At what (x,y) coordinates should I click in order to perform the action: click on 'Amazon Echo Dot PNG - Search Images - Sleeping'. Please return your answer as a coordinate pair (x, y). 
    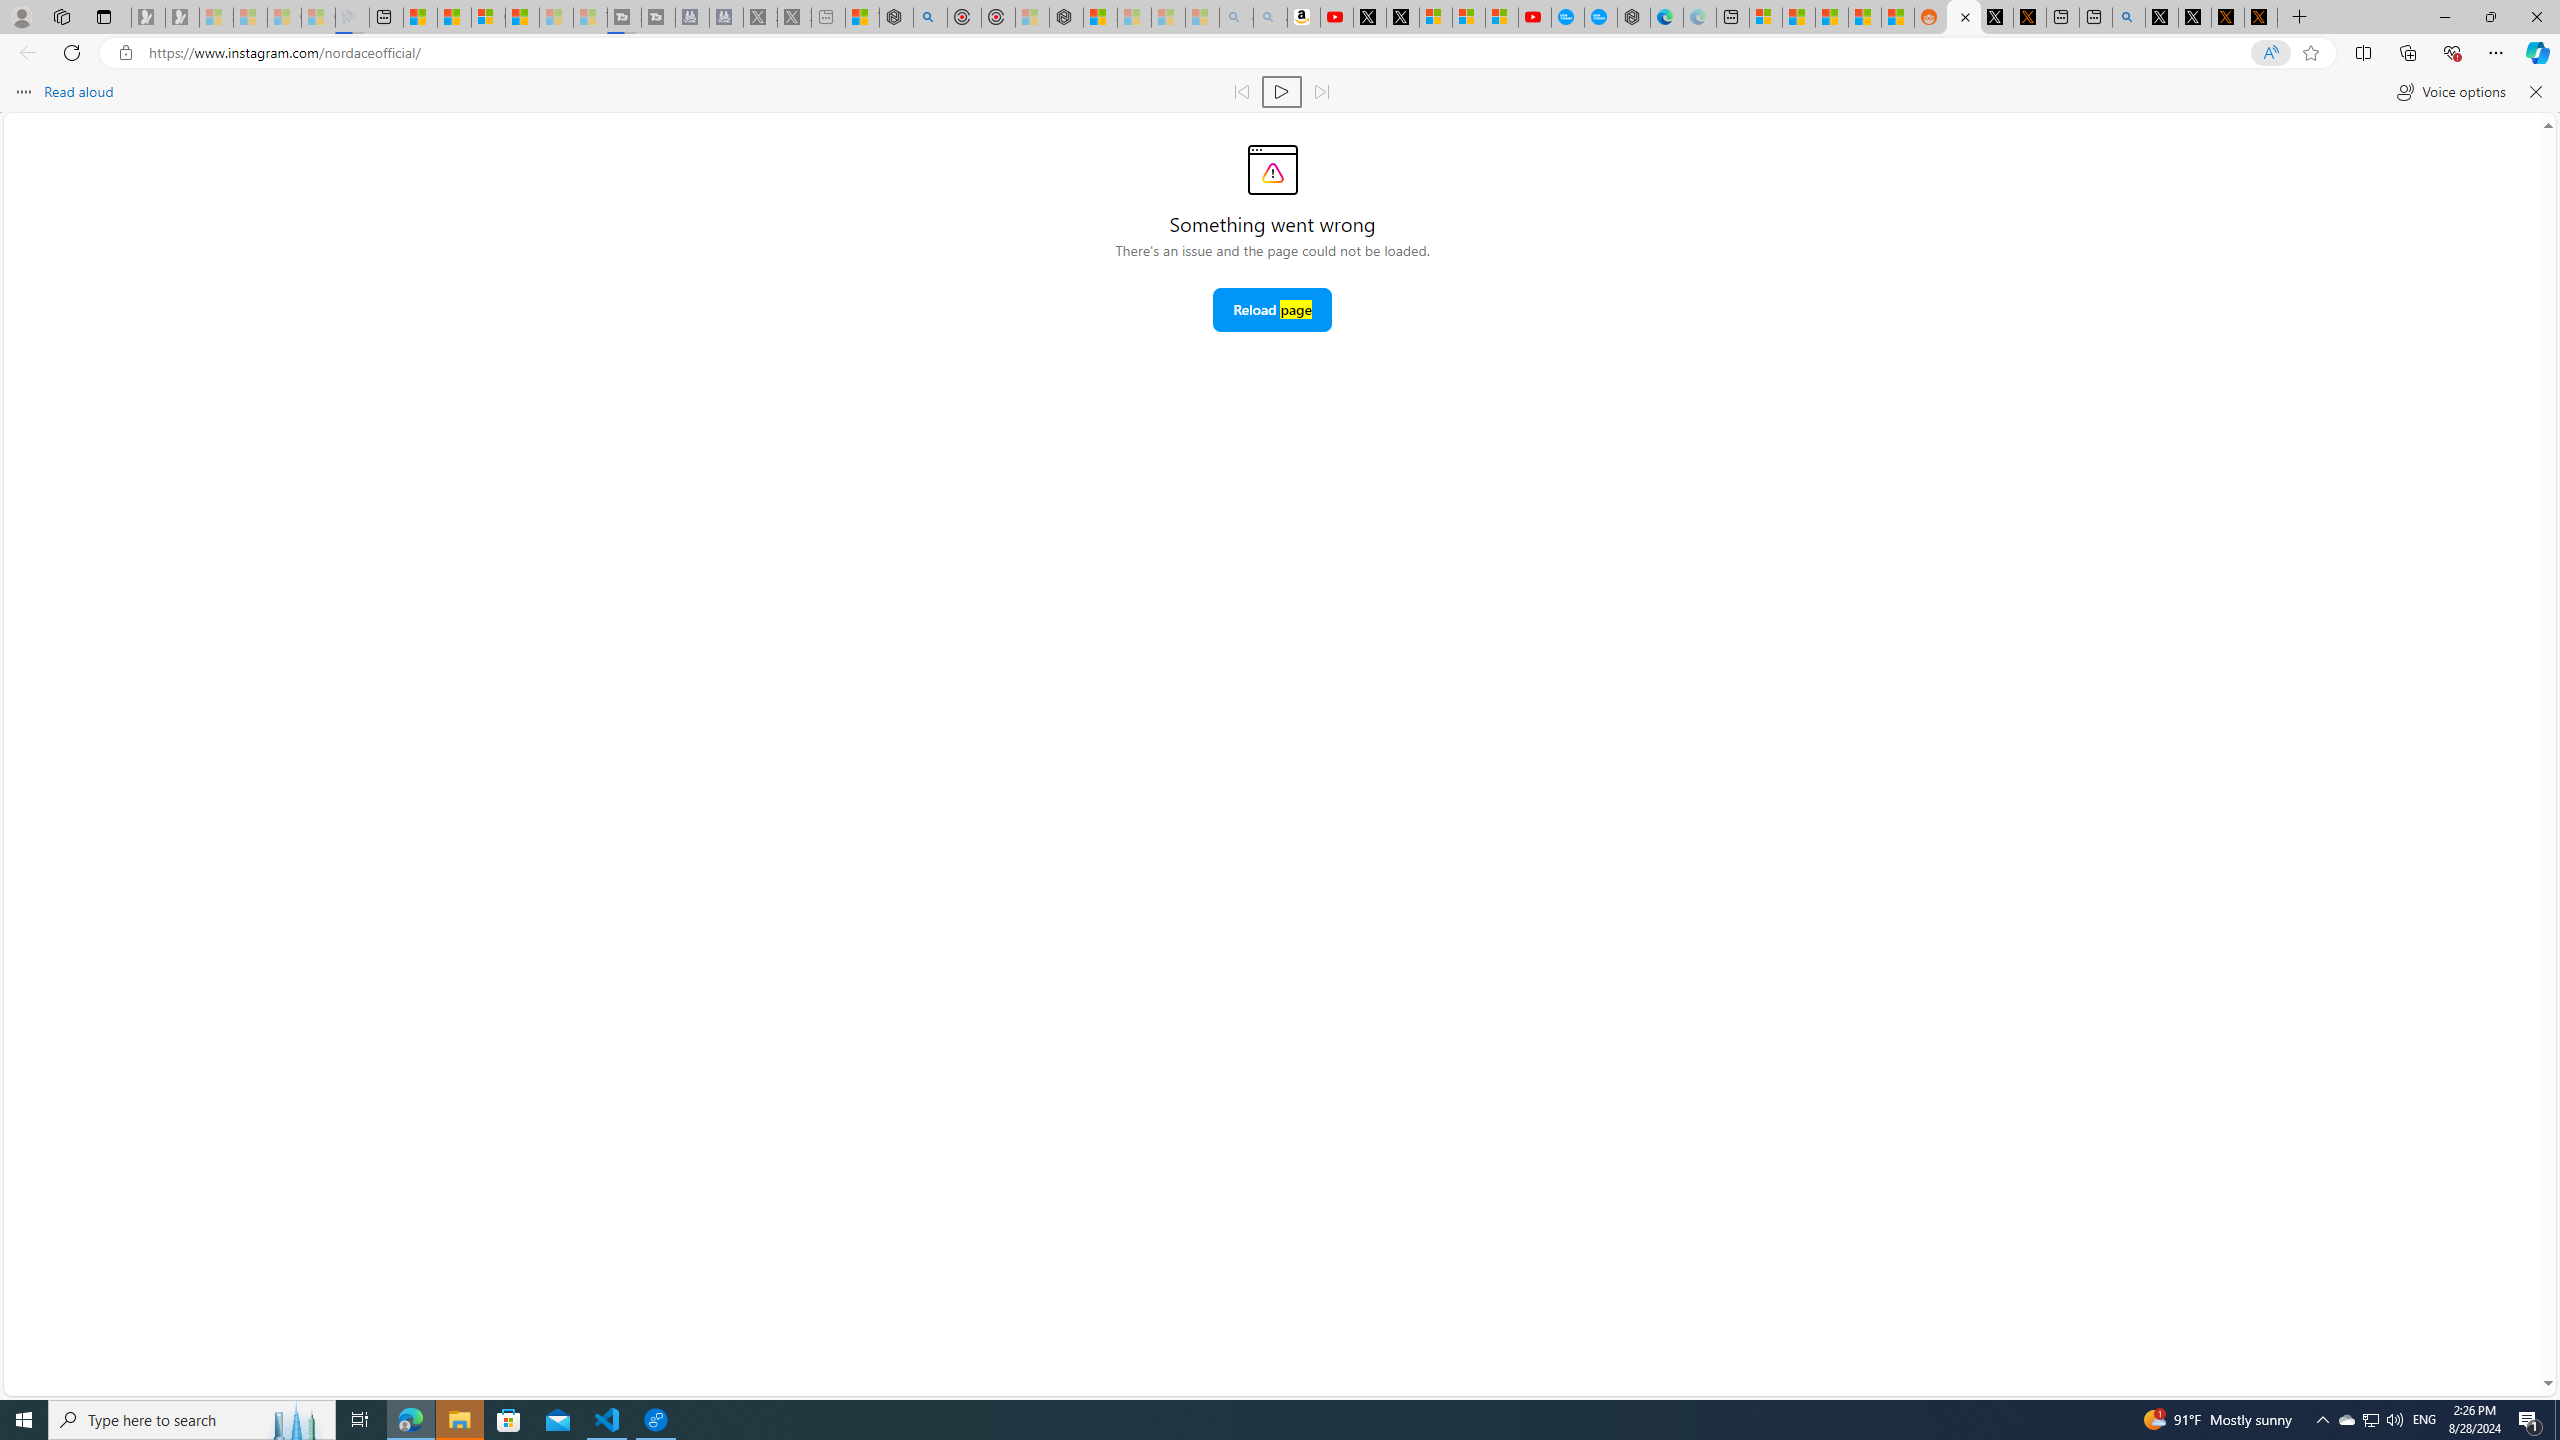
    Looking at the image, I should click on (1268, 16).